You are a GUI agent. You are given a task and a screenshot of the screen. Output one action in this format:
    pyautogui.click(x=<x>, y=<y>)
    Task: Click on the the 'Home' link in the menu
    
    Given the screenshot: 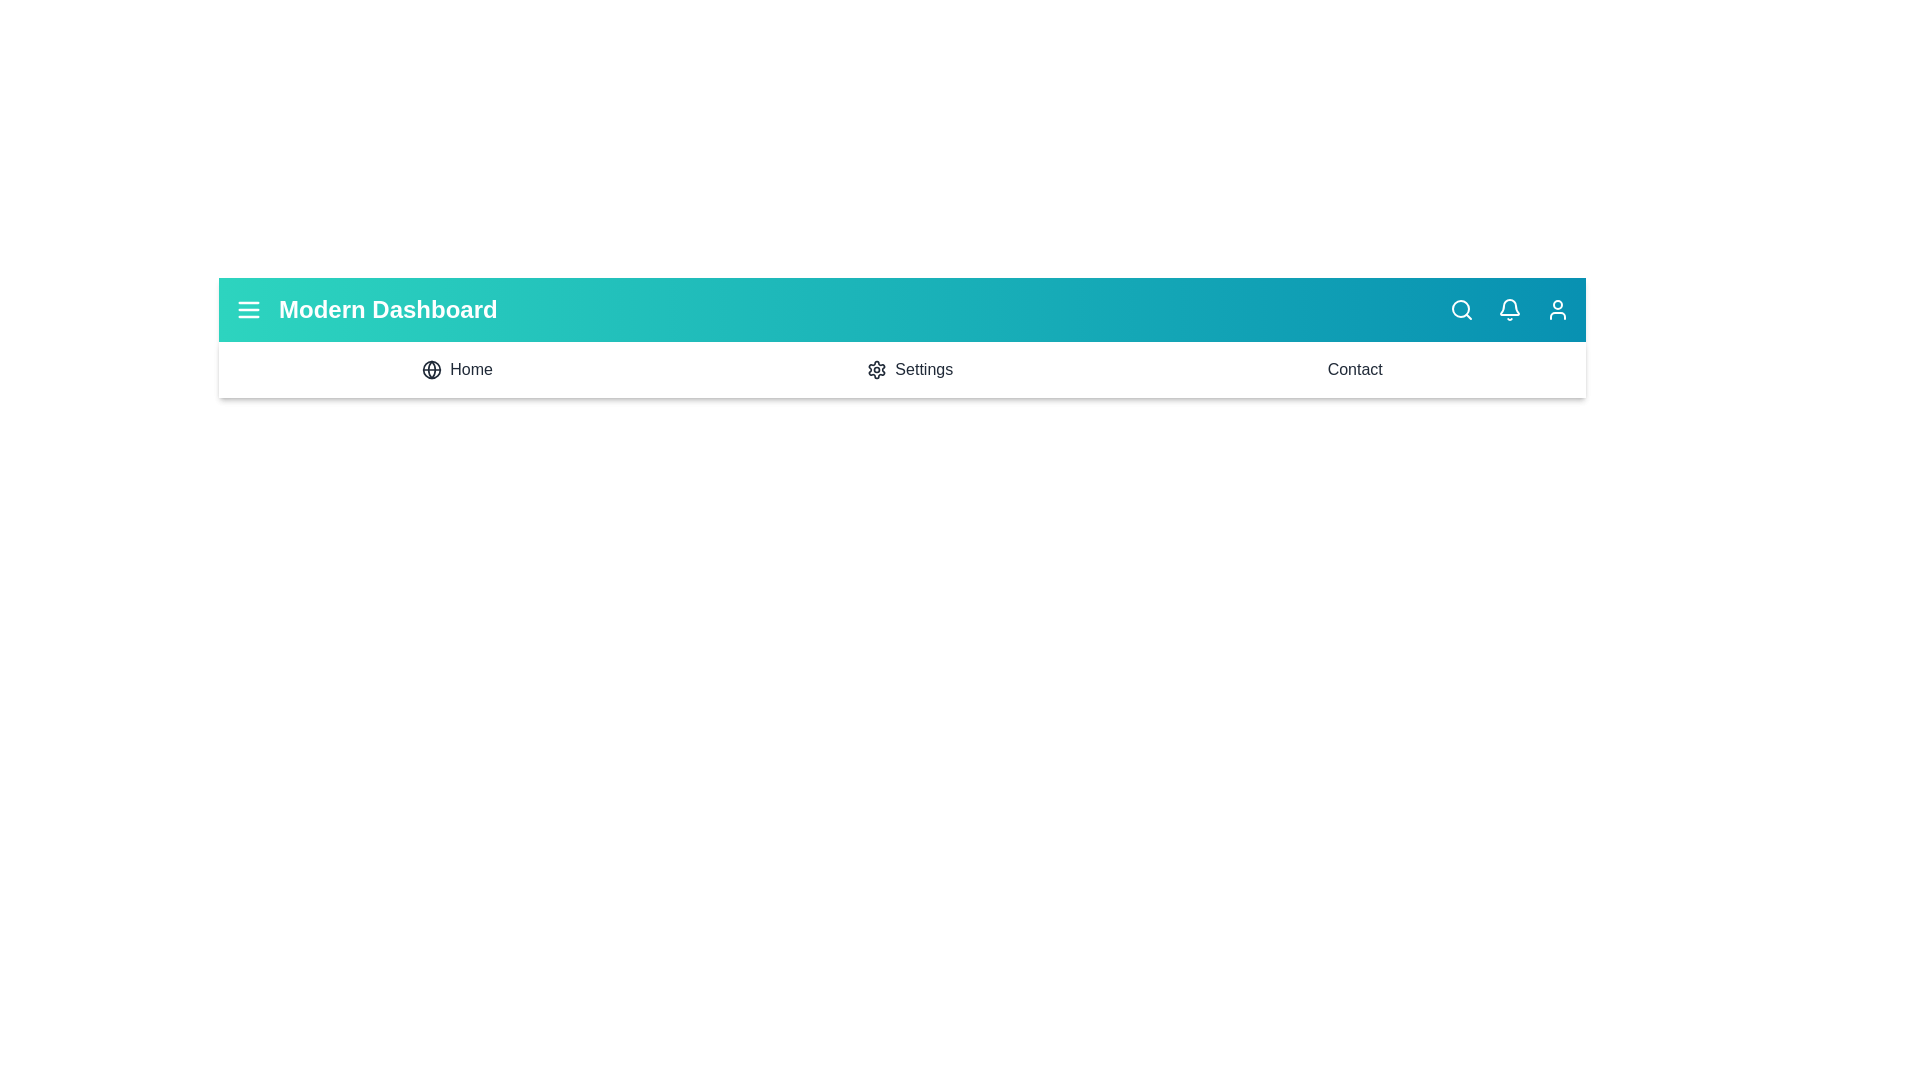 What is the action you would take?
    pyautogui.click(x=455, y=370)
    